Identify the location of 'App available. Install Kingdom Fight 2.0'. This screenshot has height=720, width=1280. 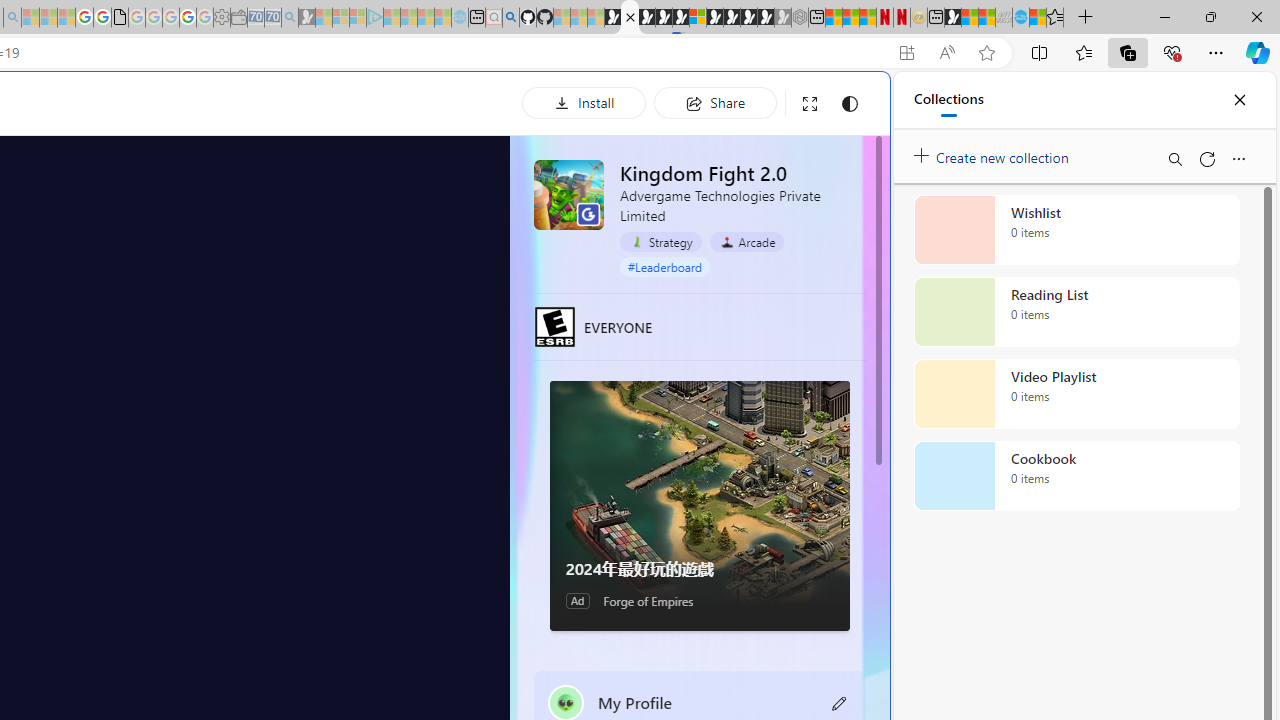
(905, 52).